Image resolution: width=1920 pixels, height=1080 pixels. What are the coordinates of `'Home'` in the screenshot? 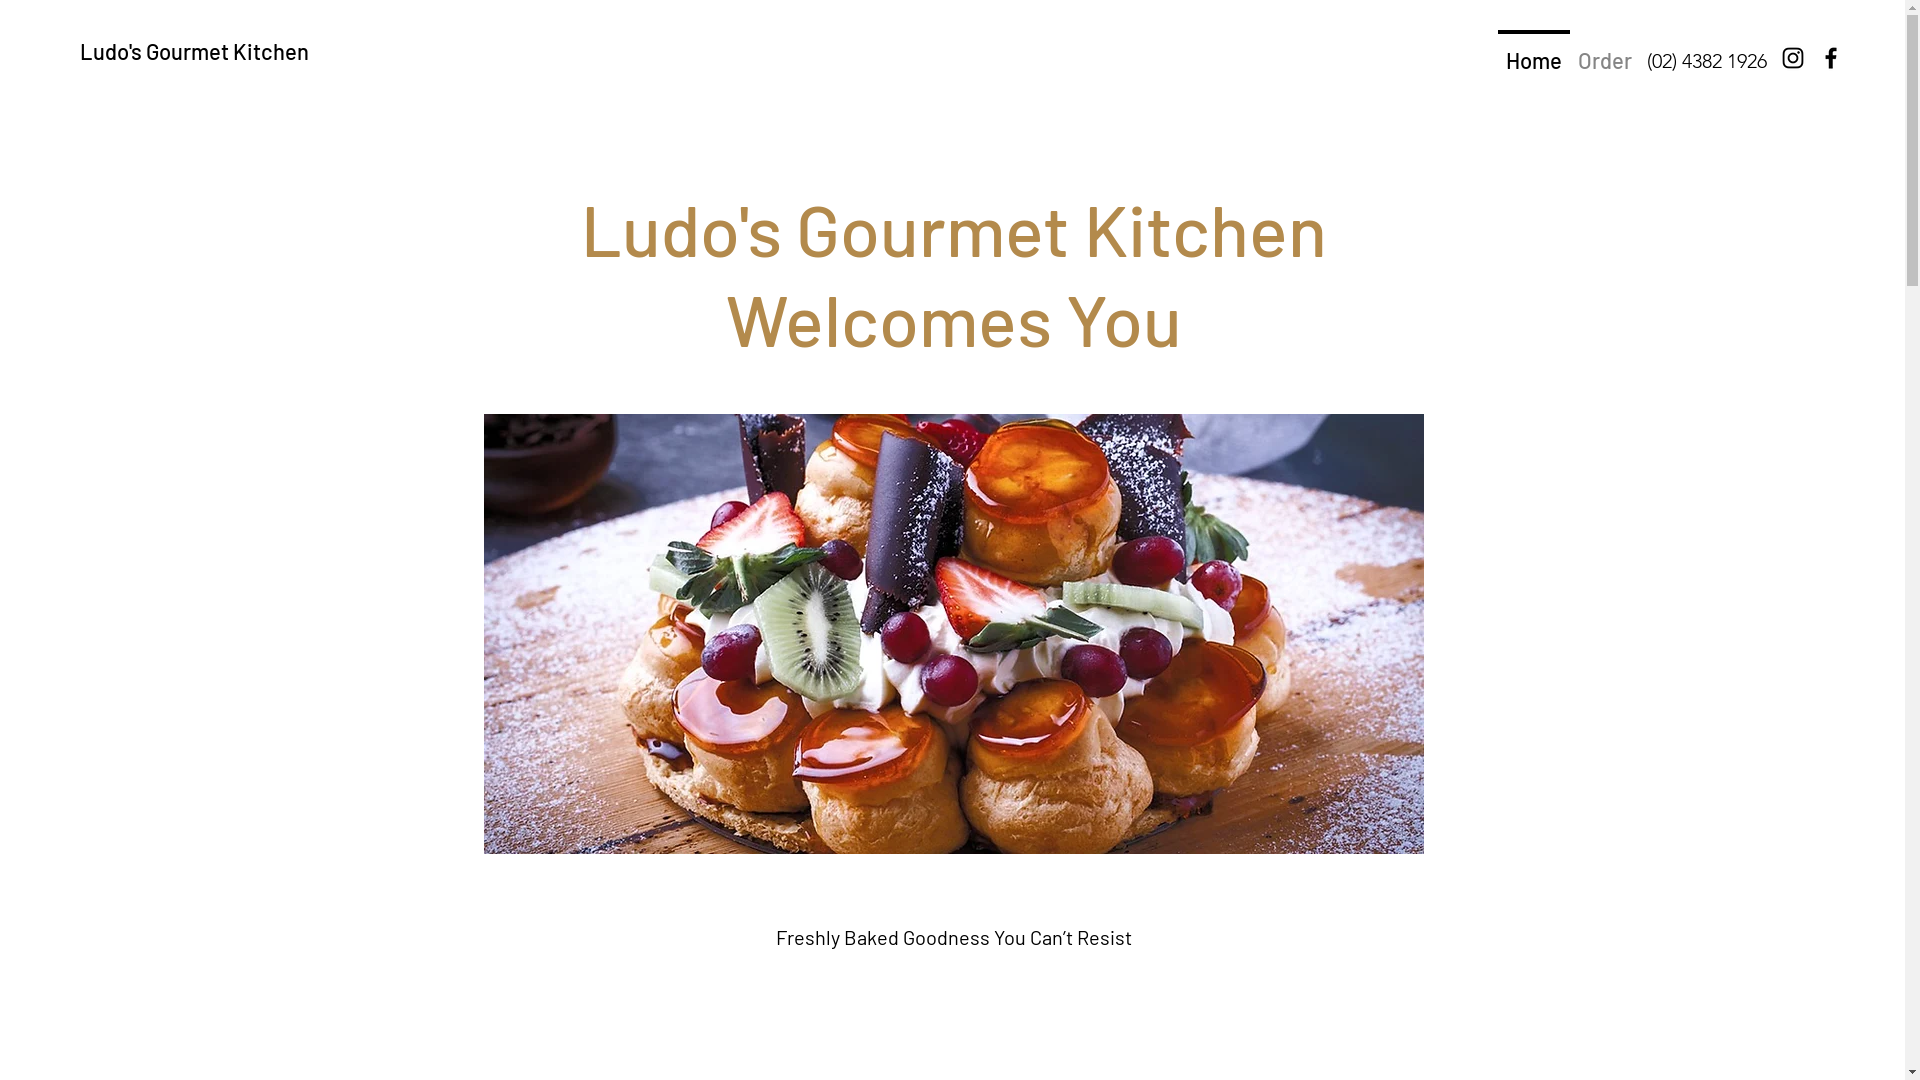 It's located at (1533, 49).